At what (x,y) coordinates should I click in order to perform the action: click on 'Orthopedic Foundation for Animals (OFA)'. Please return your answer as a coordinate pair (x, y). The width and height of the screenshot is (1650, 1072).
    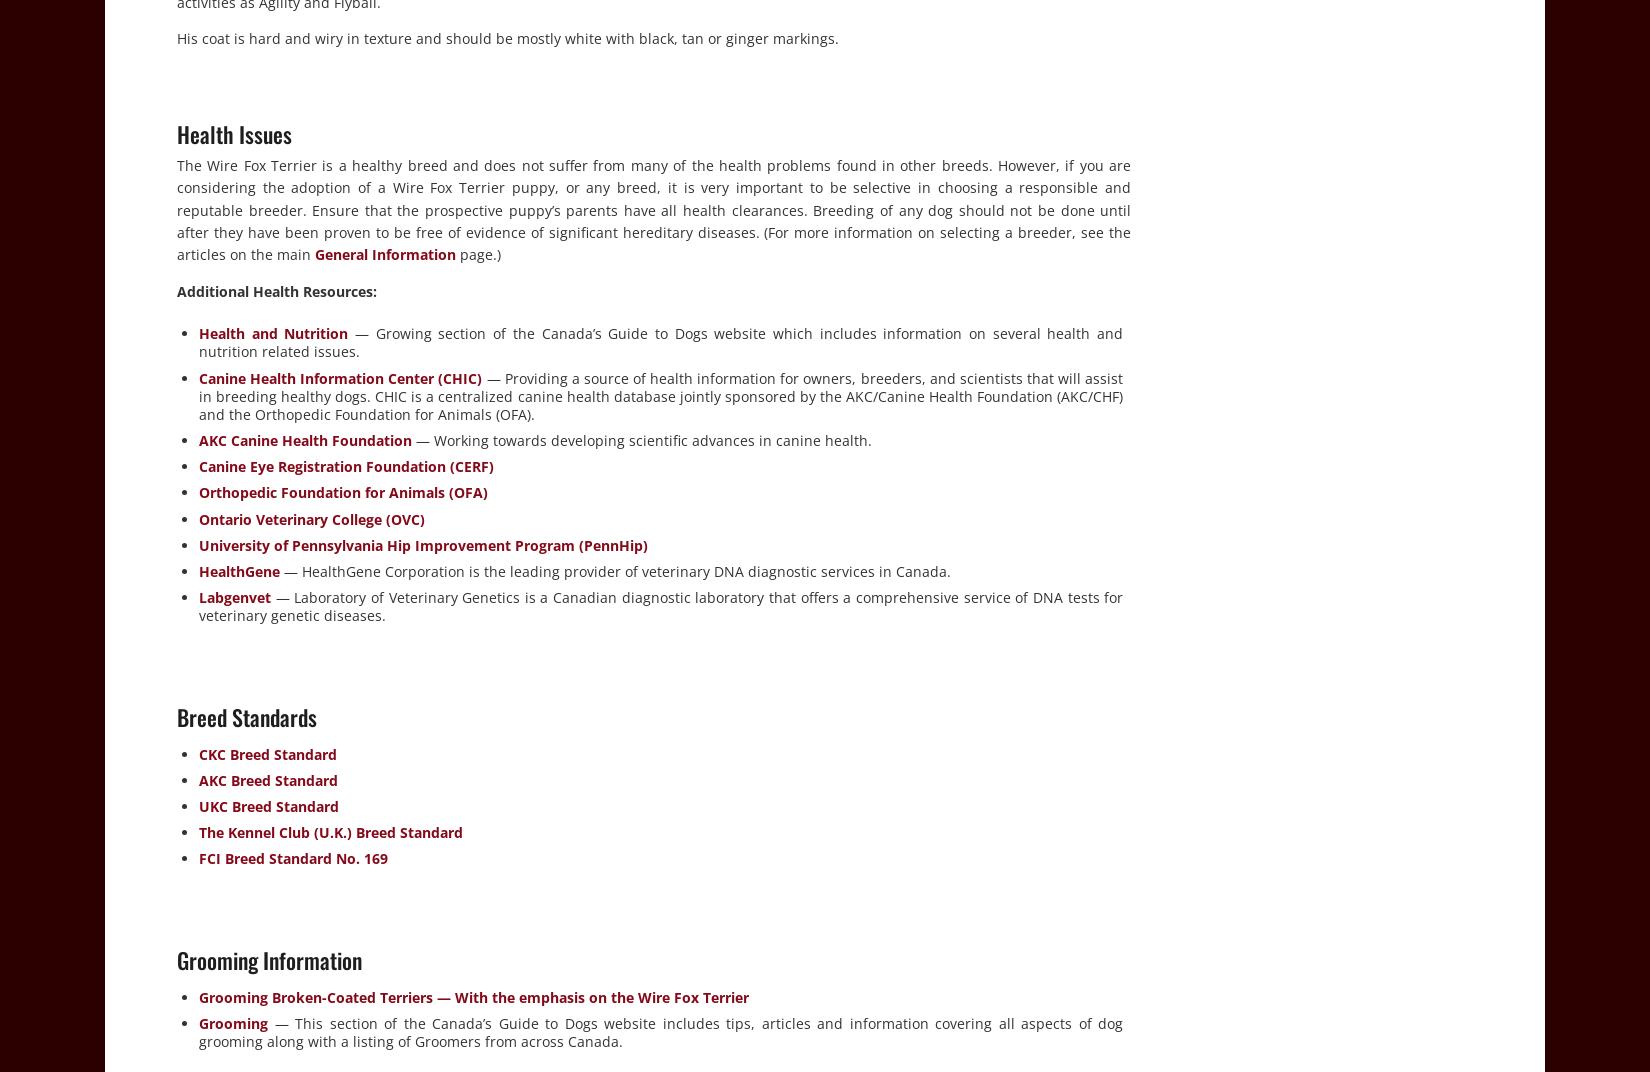
    Looking at the image, I should click on (343, 492).